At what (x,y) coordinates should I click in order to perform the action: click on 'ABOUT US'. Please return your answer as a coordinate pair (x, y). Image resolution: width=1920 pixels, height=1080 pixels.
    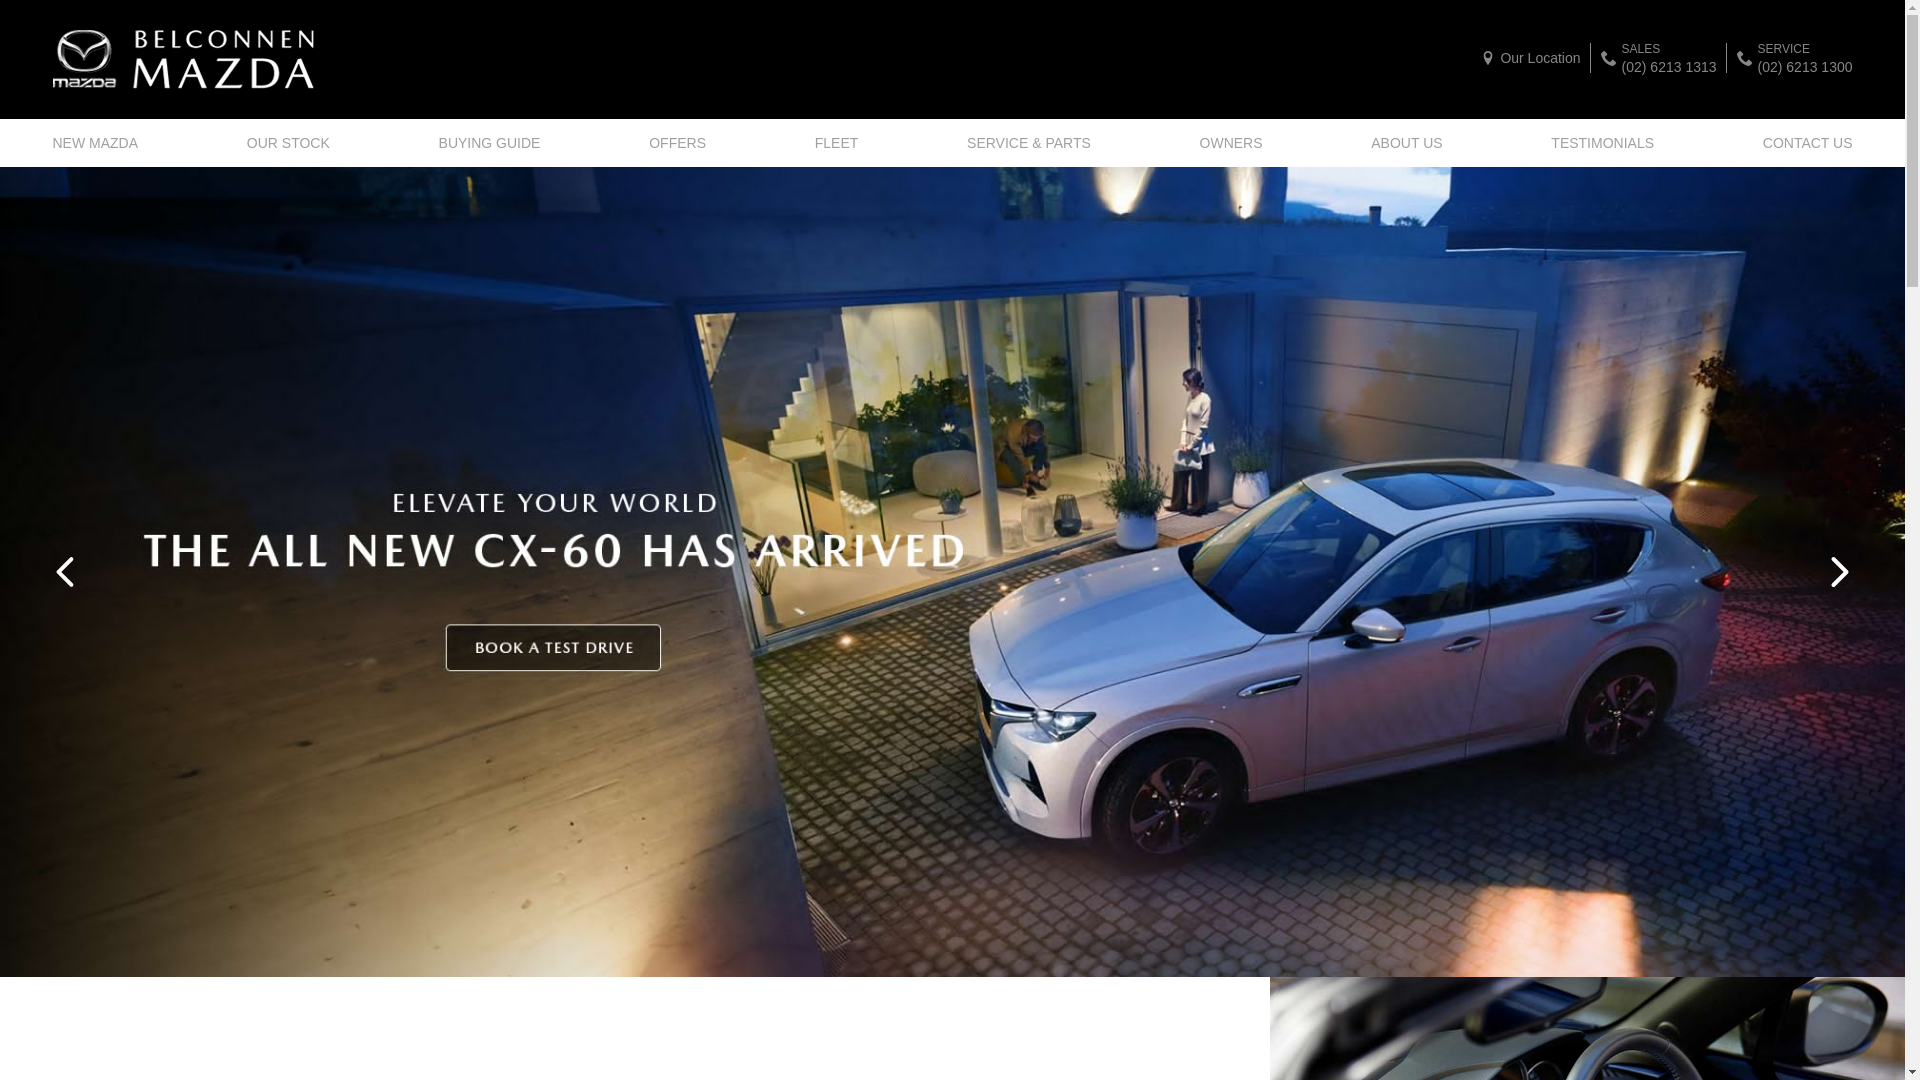
    Looking at the image, I should click on (1405, 141).